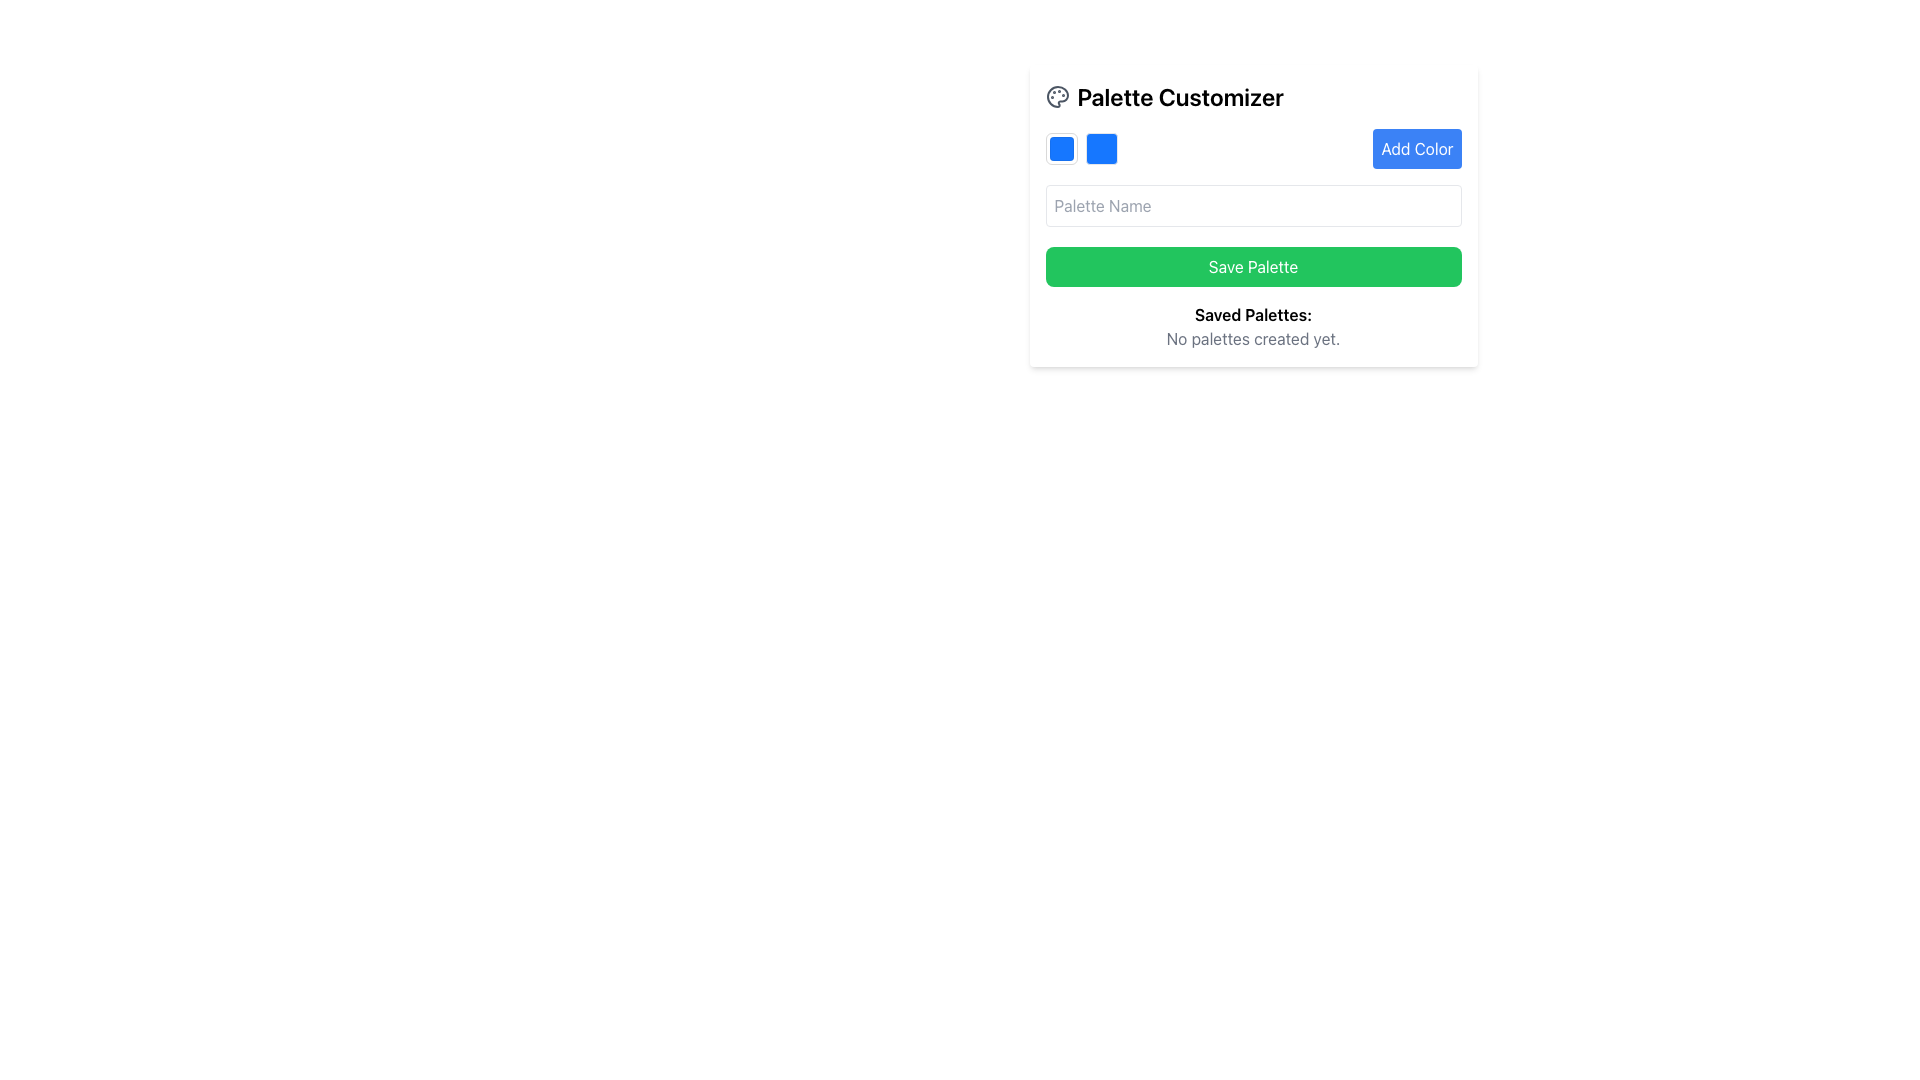 The width and height of the screenshot is (1920, 1080). Describe the element at coordinates (1060, 148) in the screenshot. I see `the Color Block element located near the top-left corner of the palette customization section` at that location.